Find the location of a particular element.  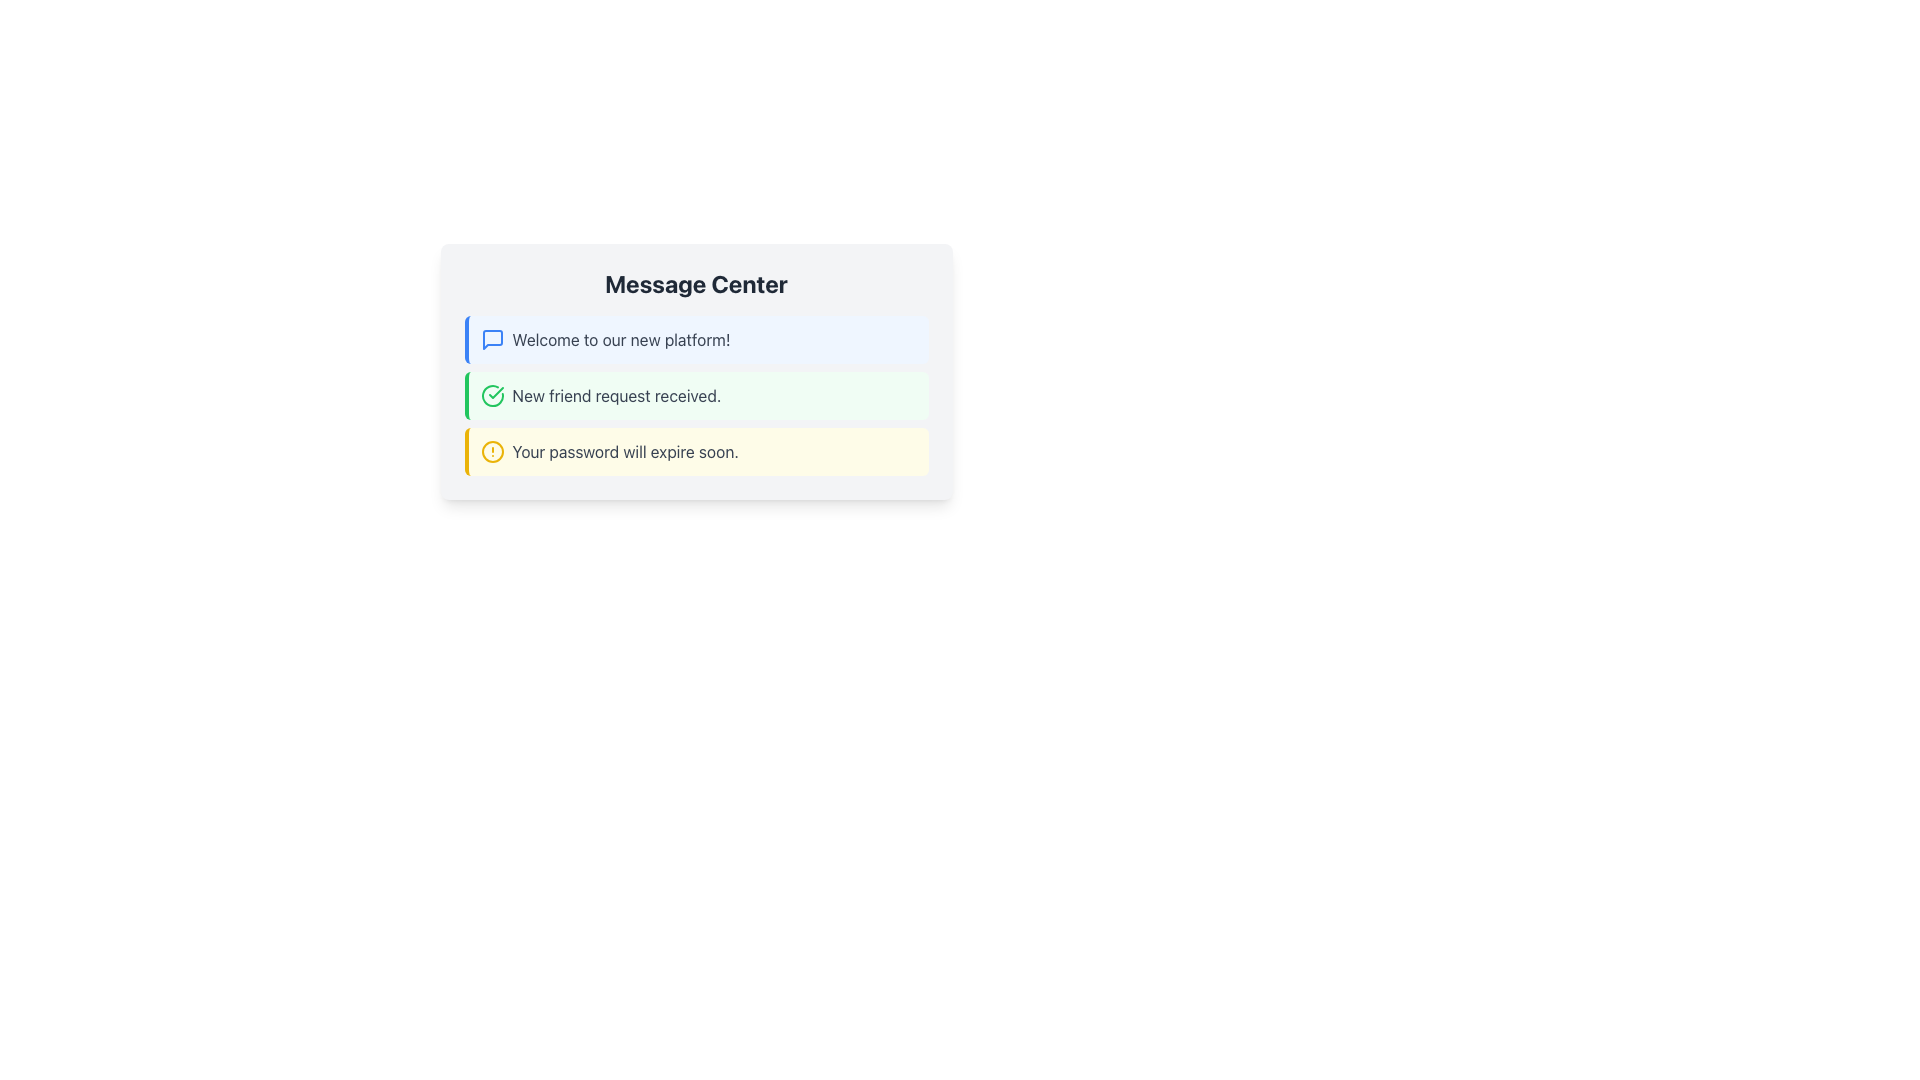

notification from the second item in the vertically stacked list of notifications within the Notification Card that informs about a new friend request is located at coordinates (696, 396).